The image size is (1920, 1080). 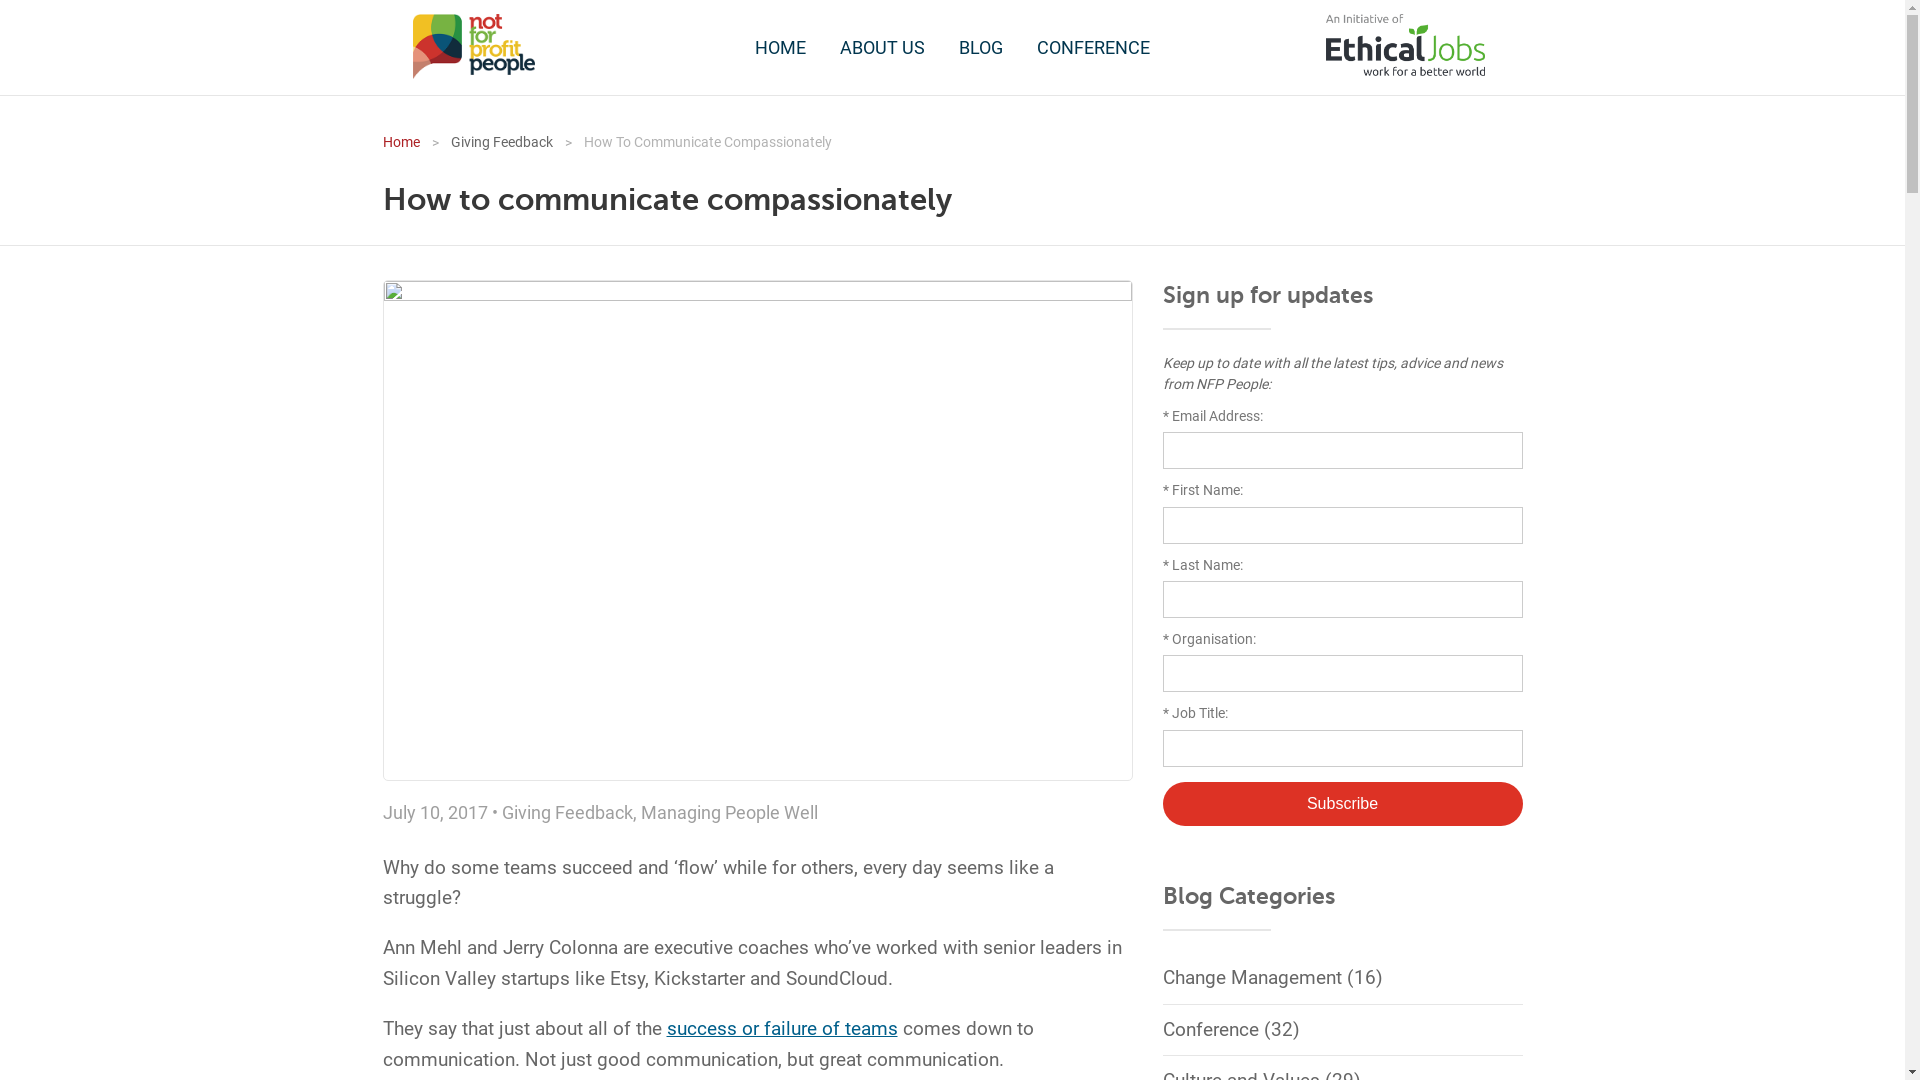 What do you see at coordinates (566, 812) in the screenshot?
I see `'Giving Feedback'` at bounding box center [566, 812].